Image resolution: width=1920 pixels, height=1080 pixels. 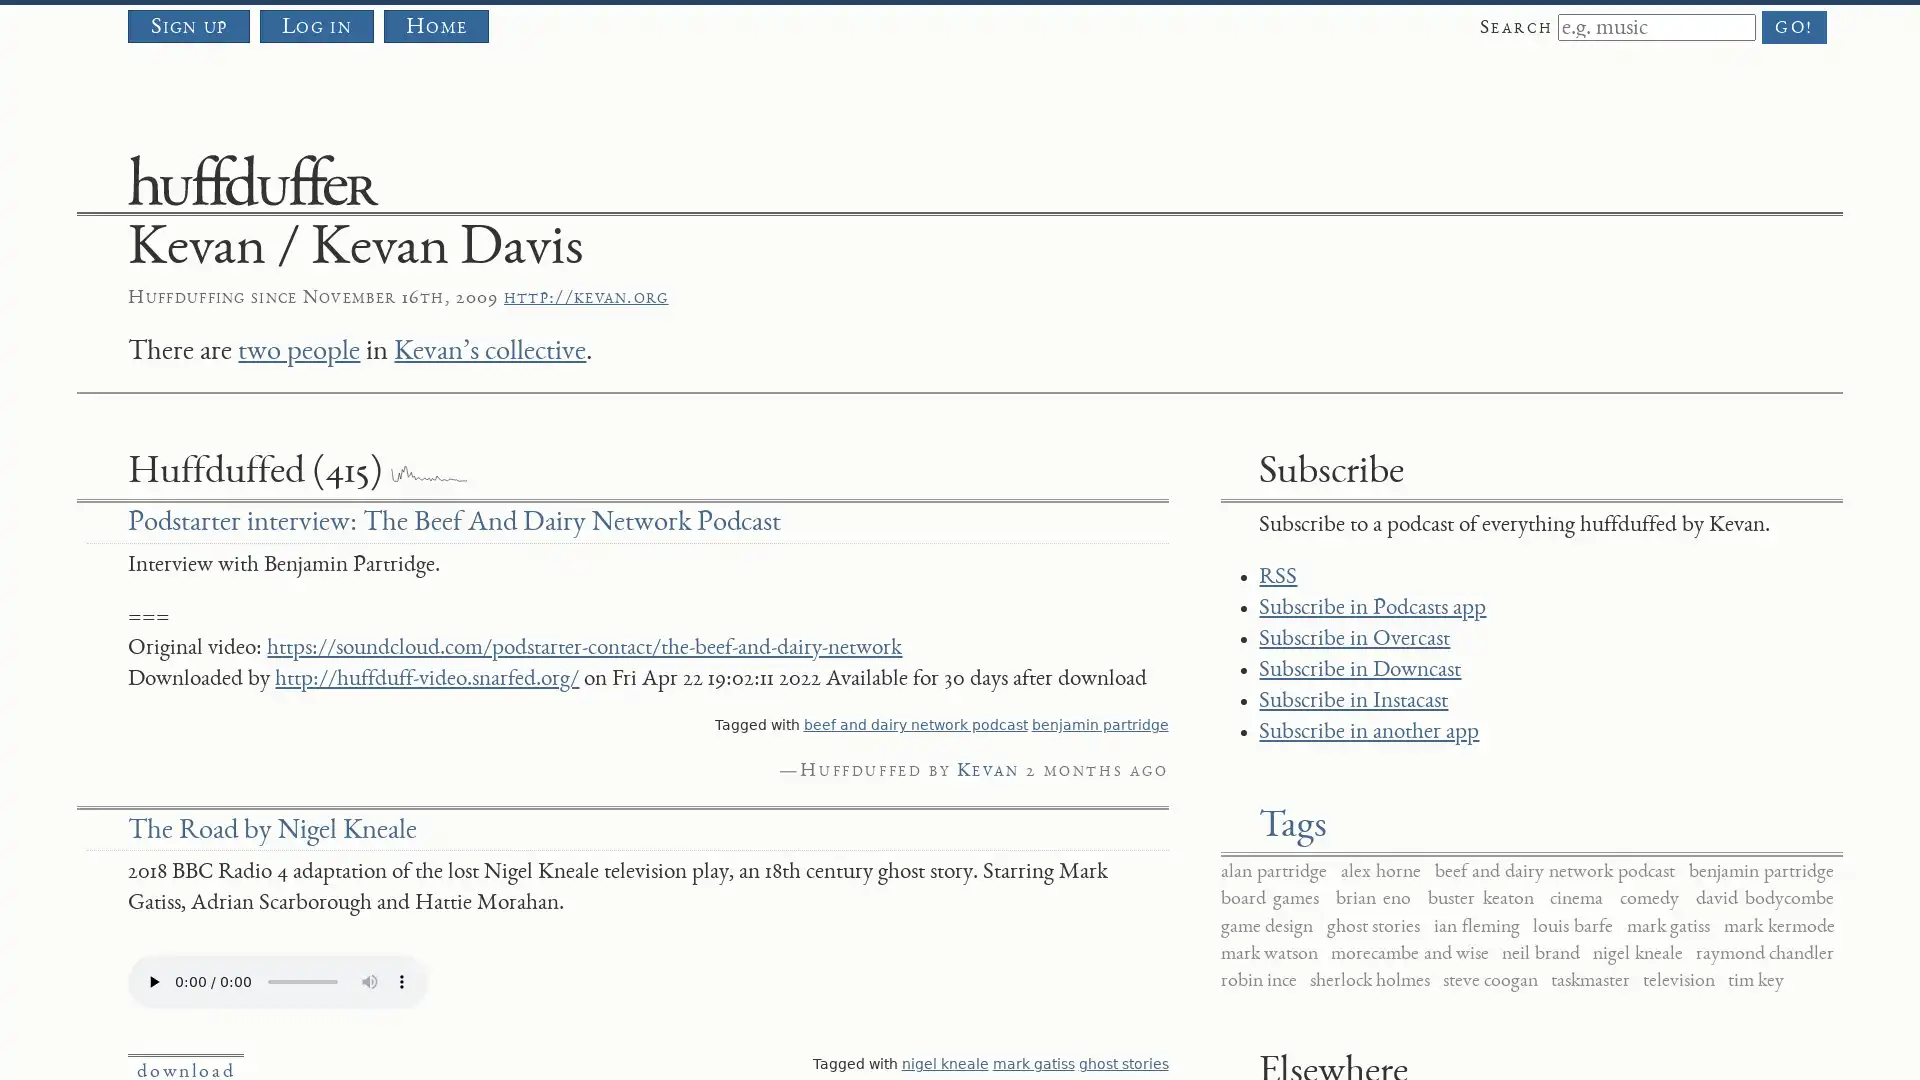 I want to click on play, so click(x=152, y=979).